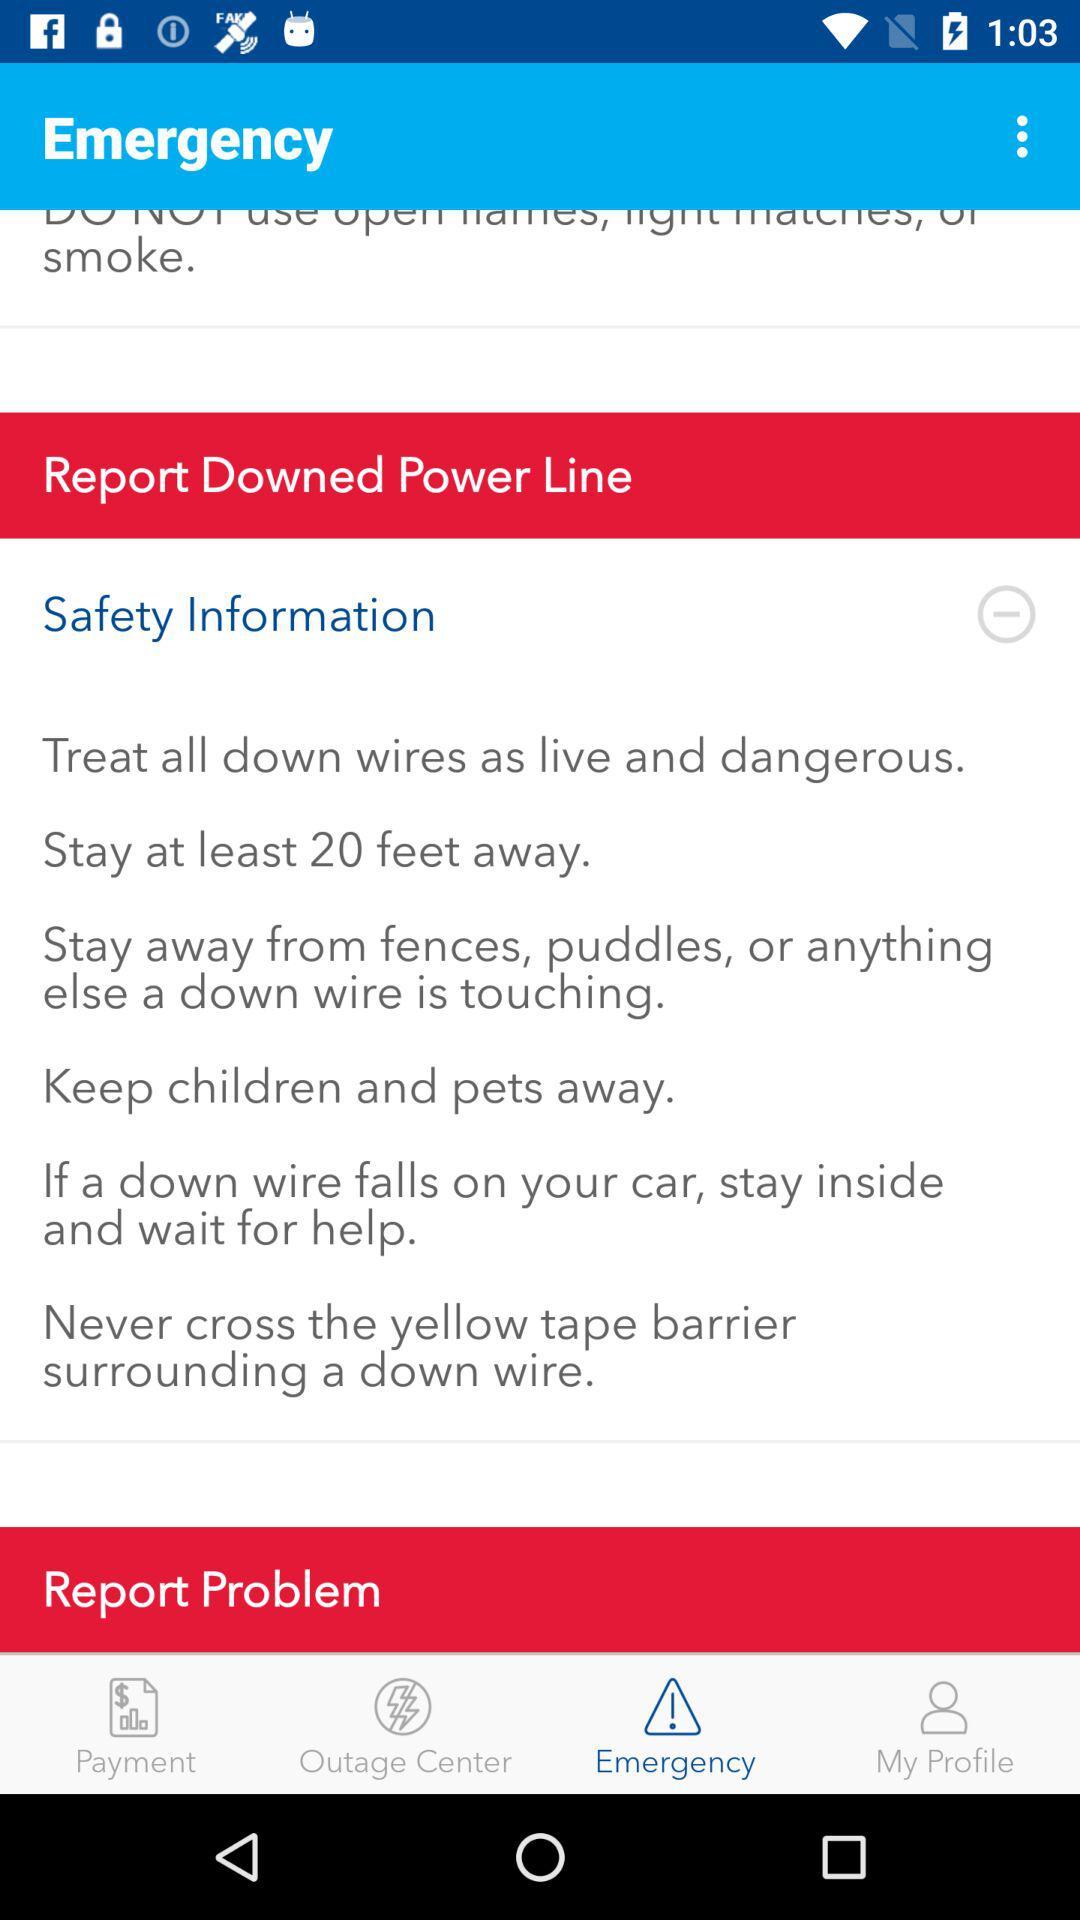 The image size is (1080, 1920). Describe the element at coordinates (405, 1723) in the screenshot. I see `the icon to the left of emergency` at that location.